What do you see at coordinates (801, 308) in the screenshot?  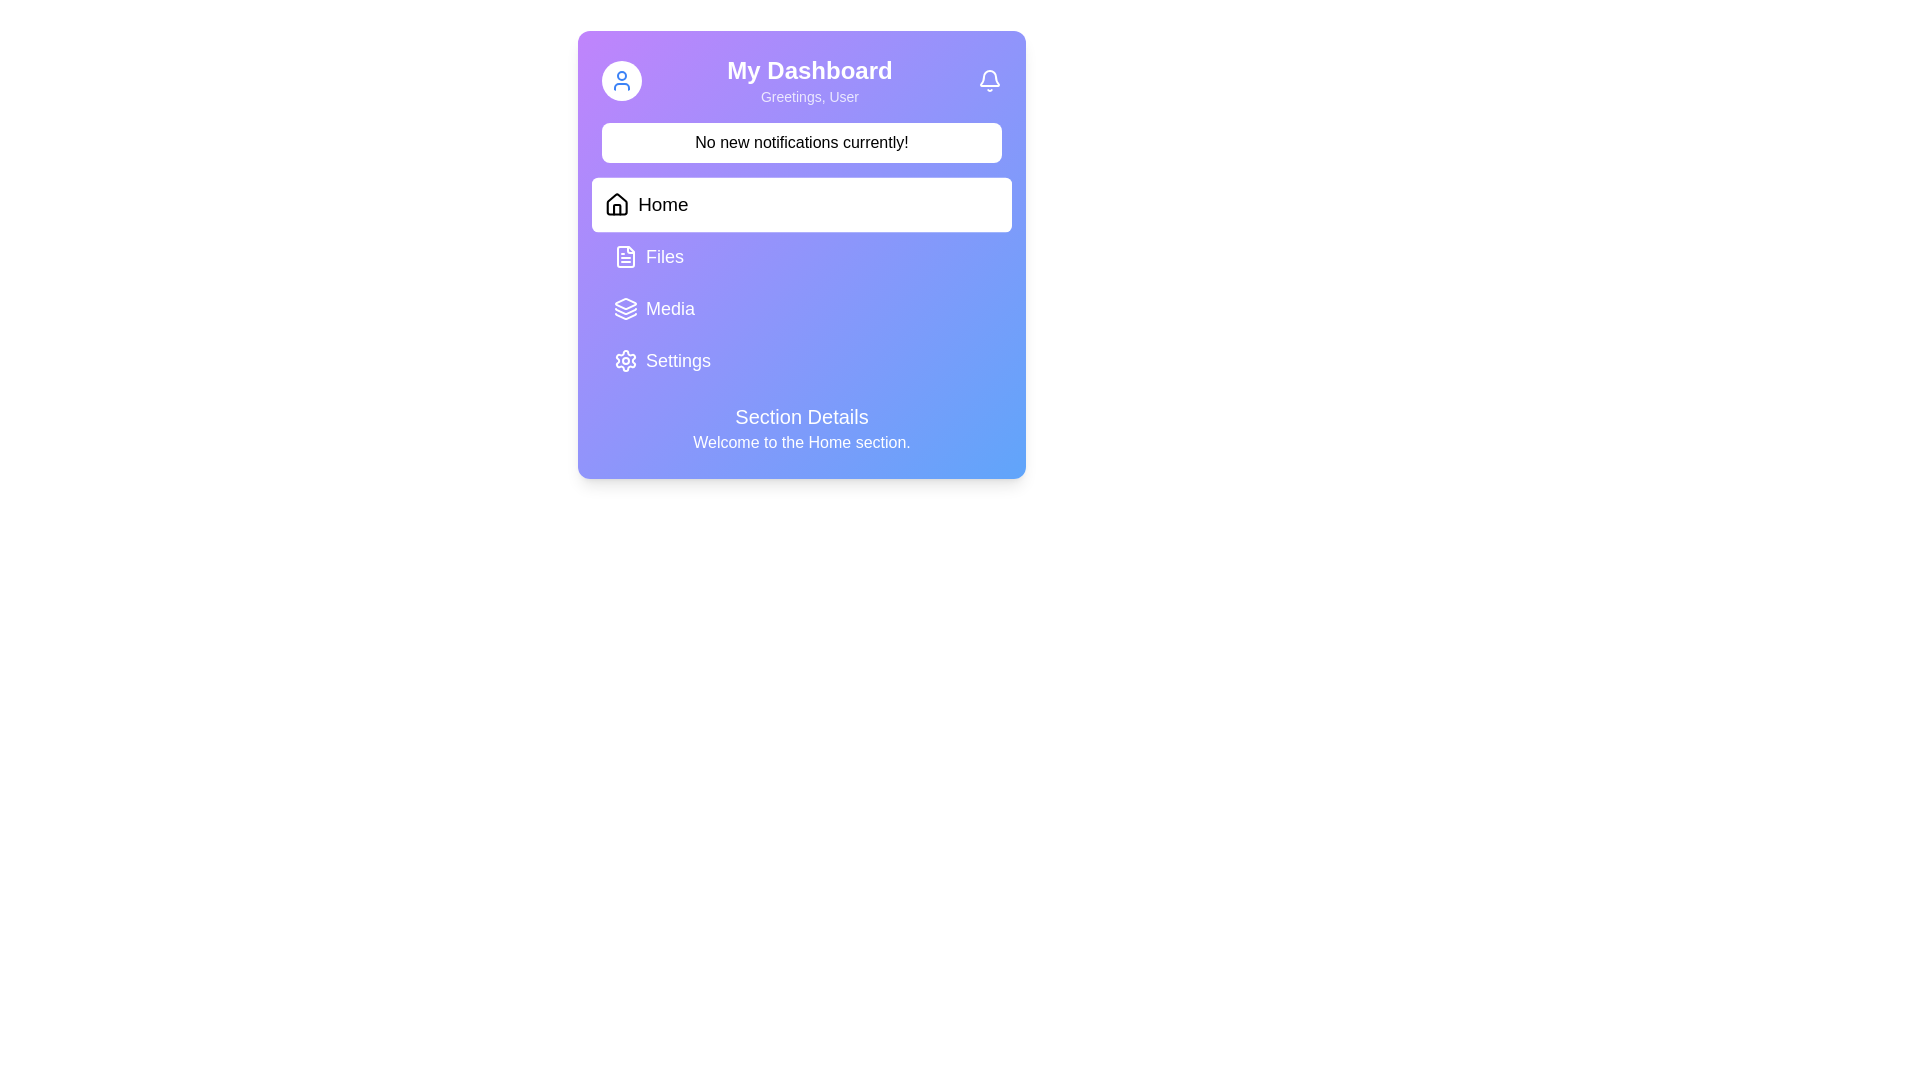 I see `the Navigation Button labeled 'Media' to observe the hover effect, which is the third item in a vertical list of navigation options` at bounding box center [801, 308].